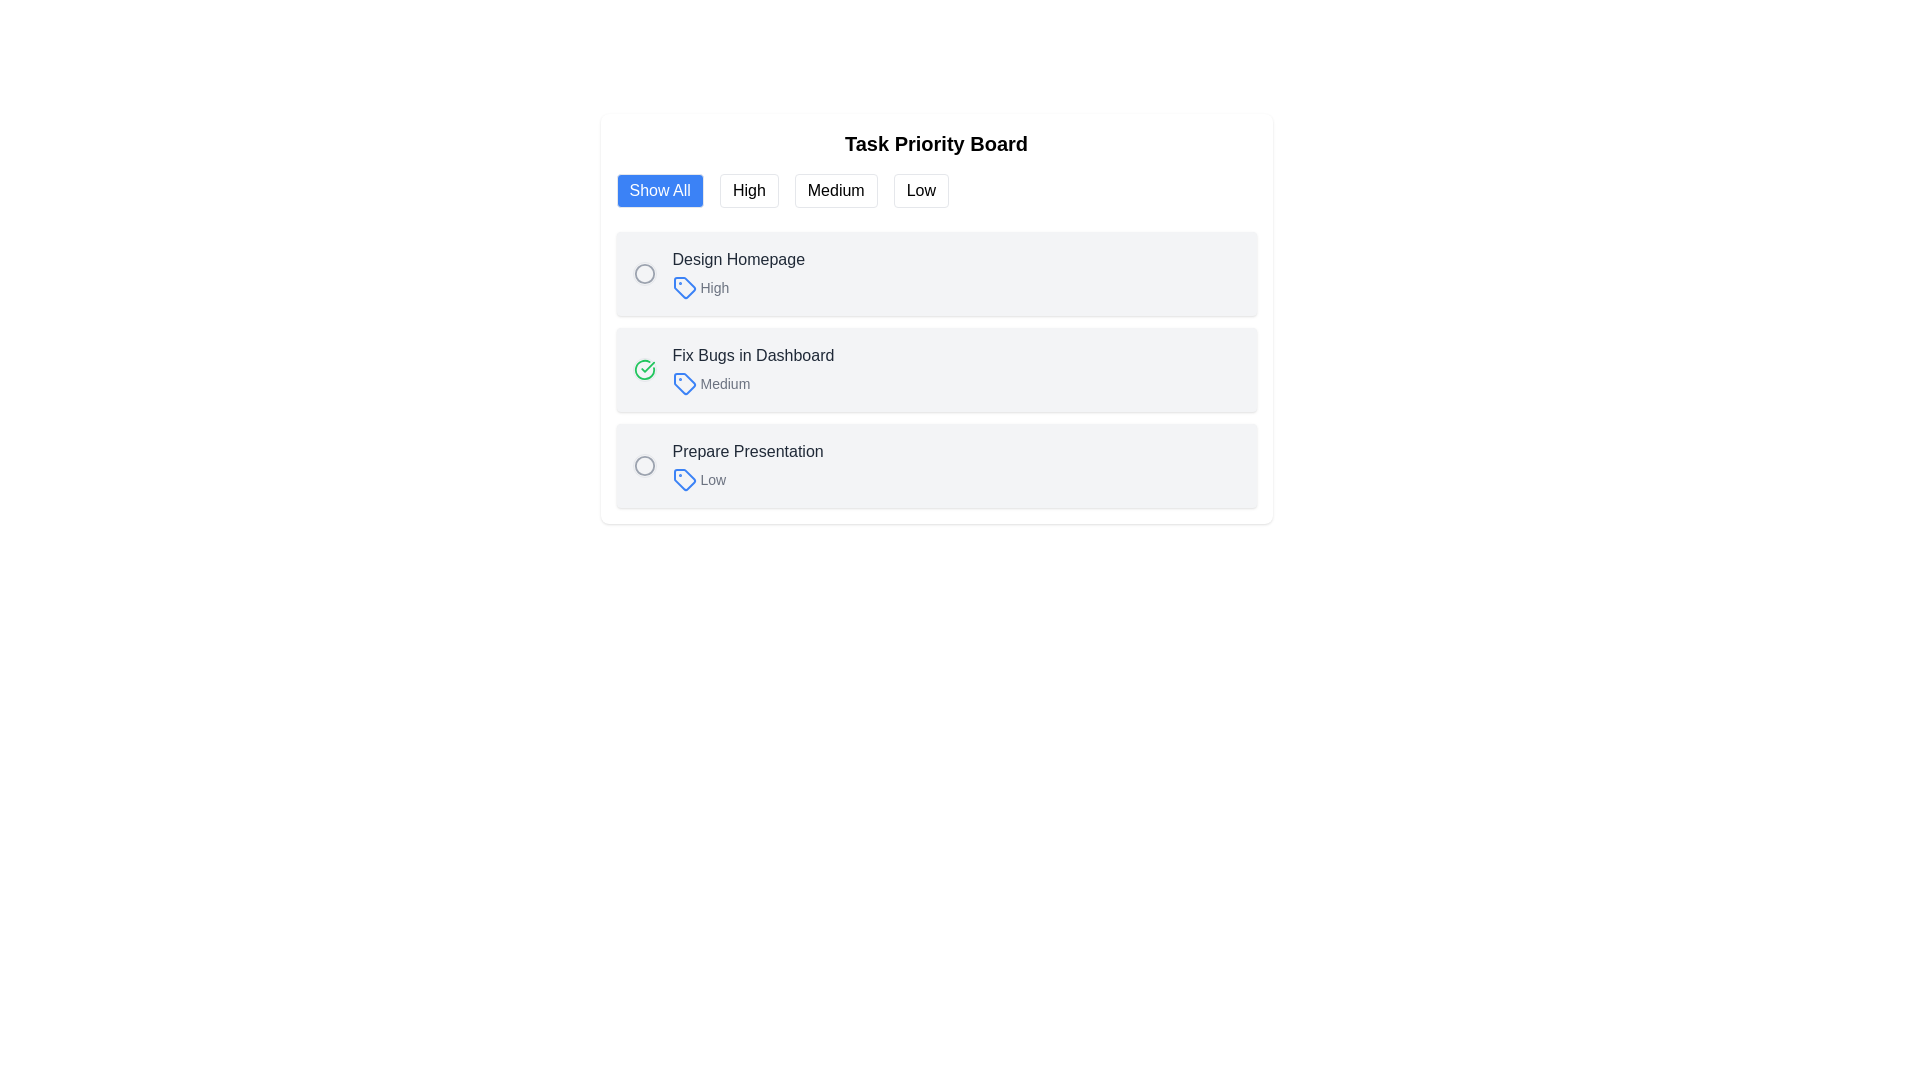  What do you see at coordinates (684, 384) in the screenshot?
I see `the priority level icon located to the left of the text 'Medium' in the second row of the Task Priority Board section` at bounding box center [684, 384].